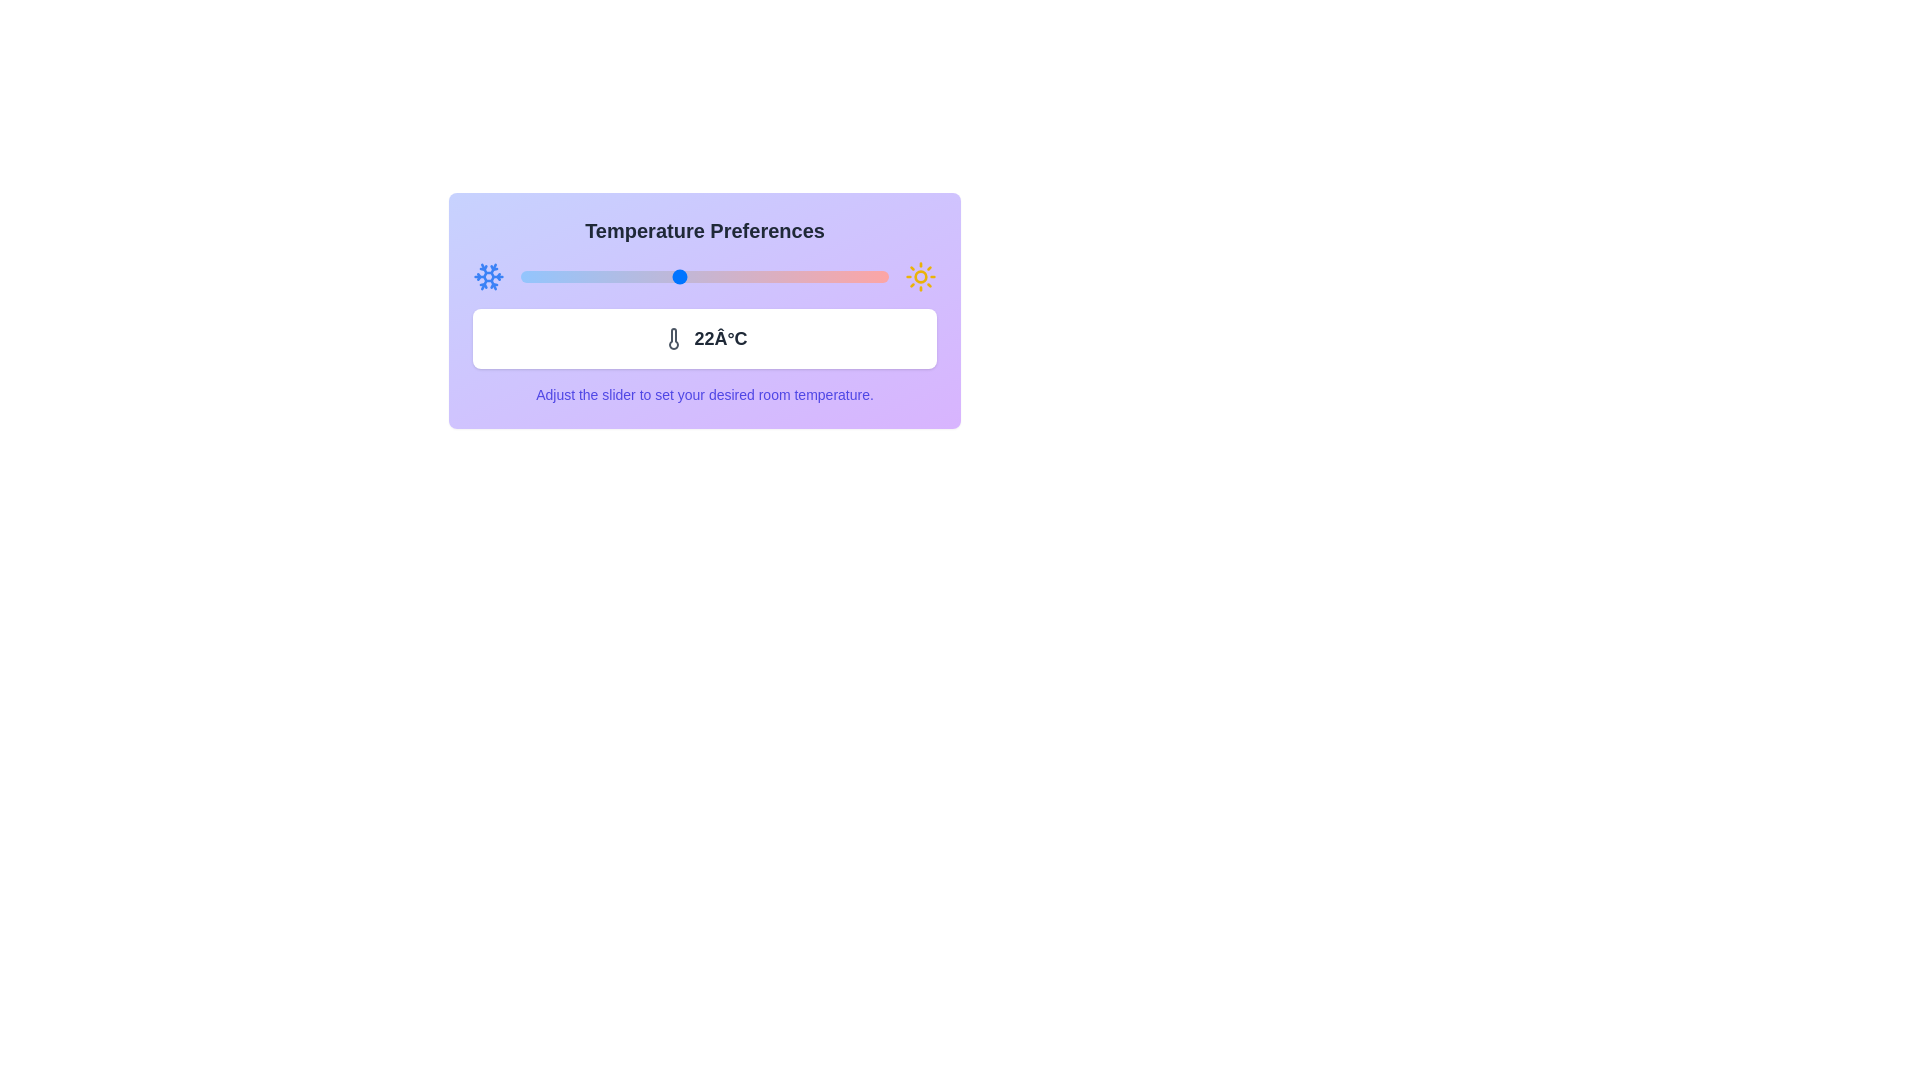  Describe the element at coordinates (489, 277) in the screenshot. I see `the snowflake icon to activate the cooling mode` at that location.